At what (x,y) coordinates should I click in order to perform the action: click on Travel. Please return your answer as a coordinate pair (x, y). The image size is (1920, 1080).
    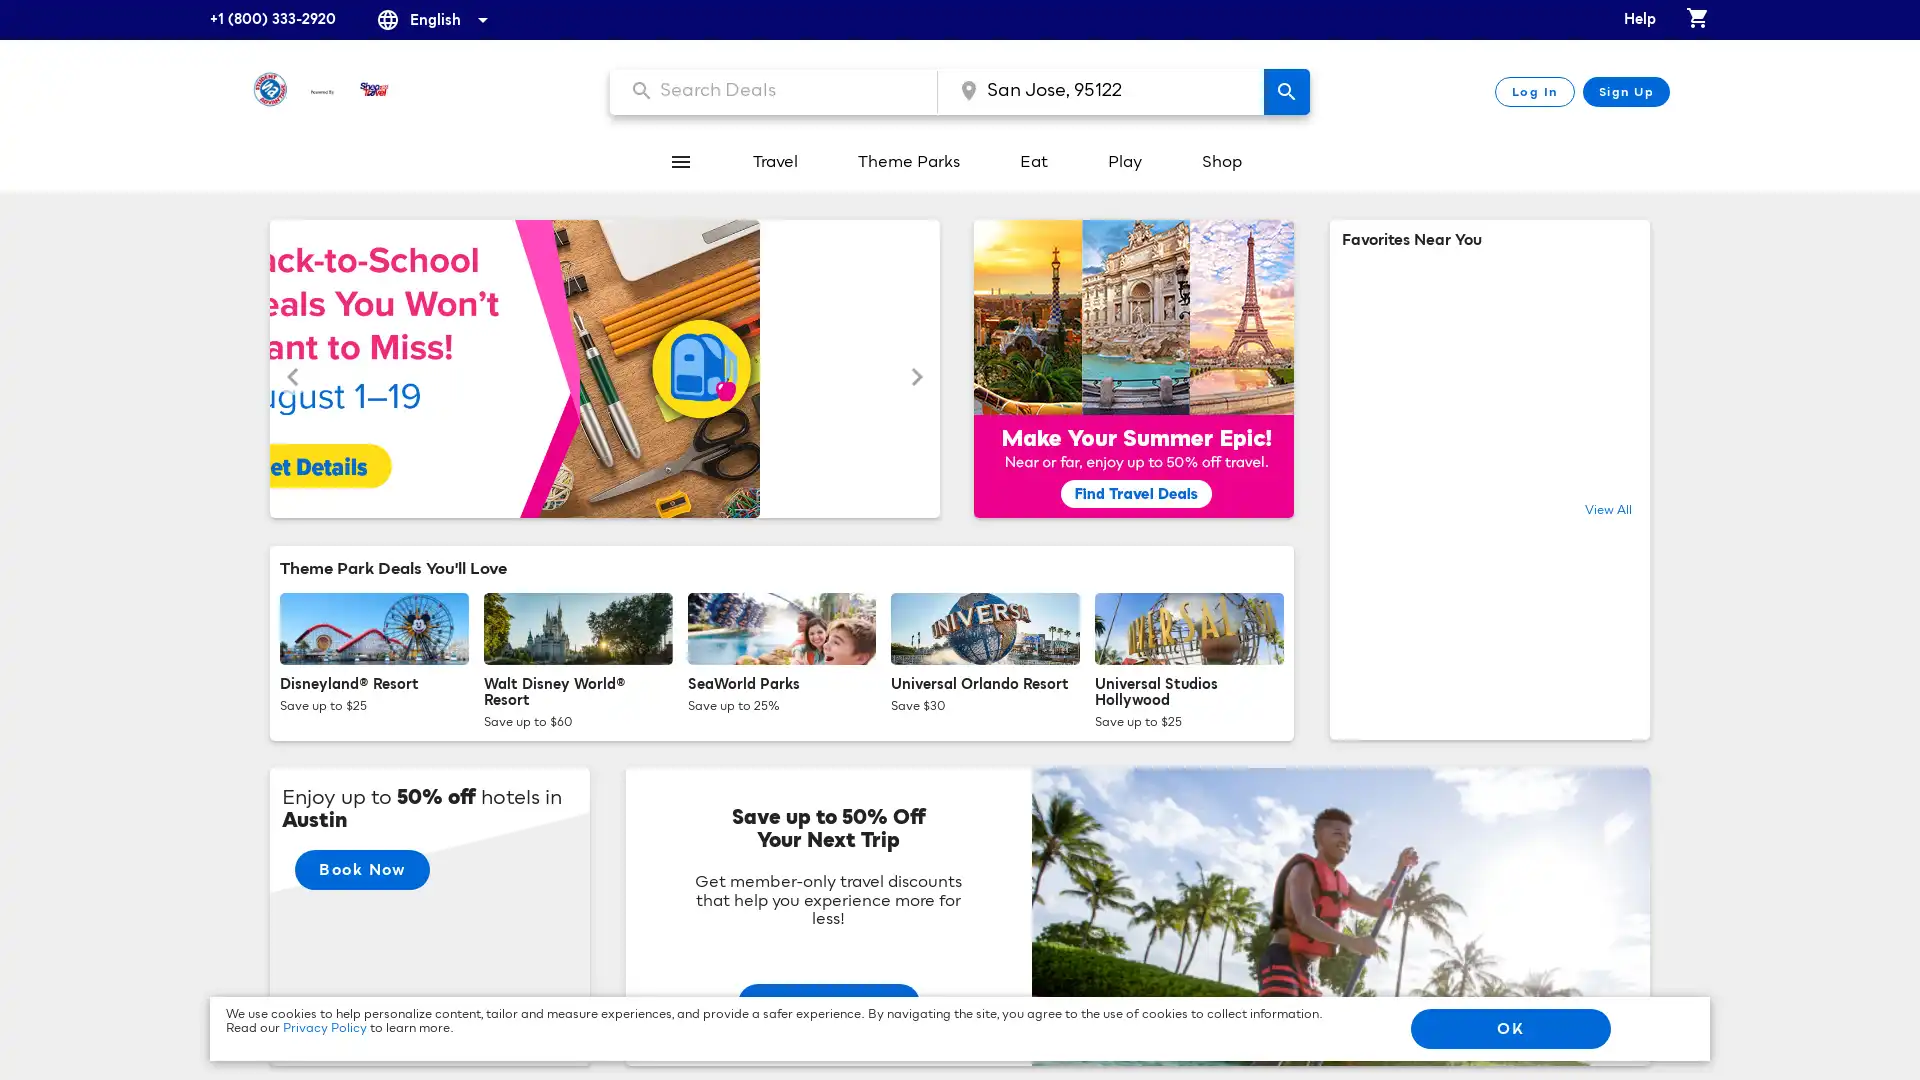
    Looking at the image, I should click on (773, 167).